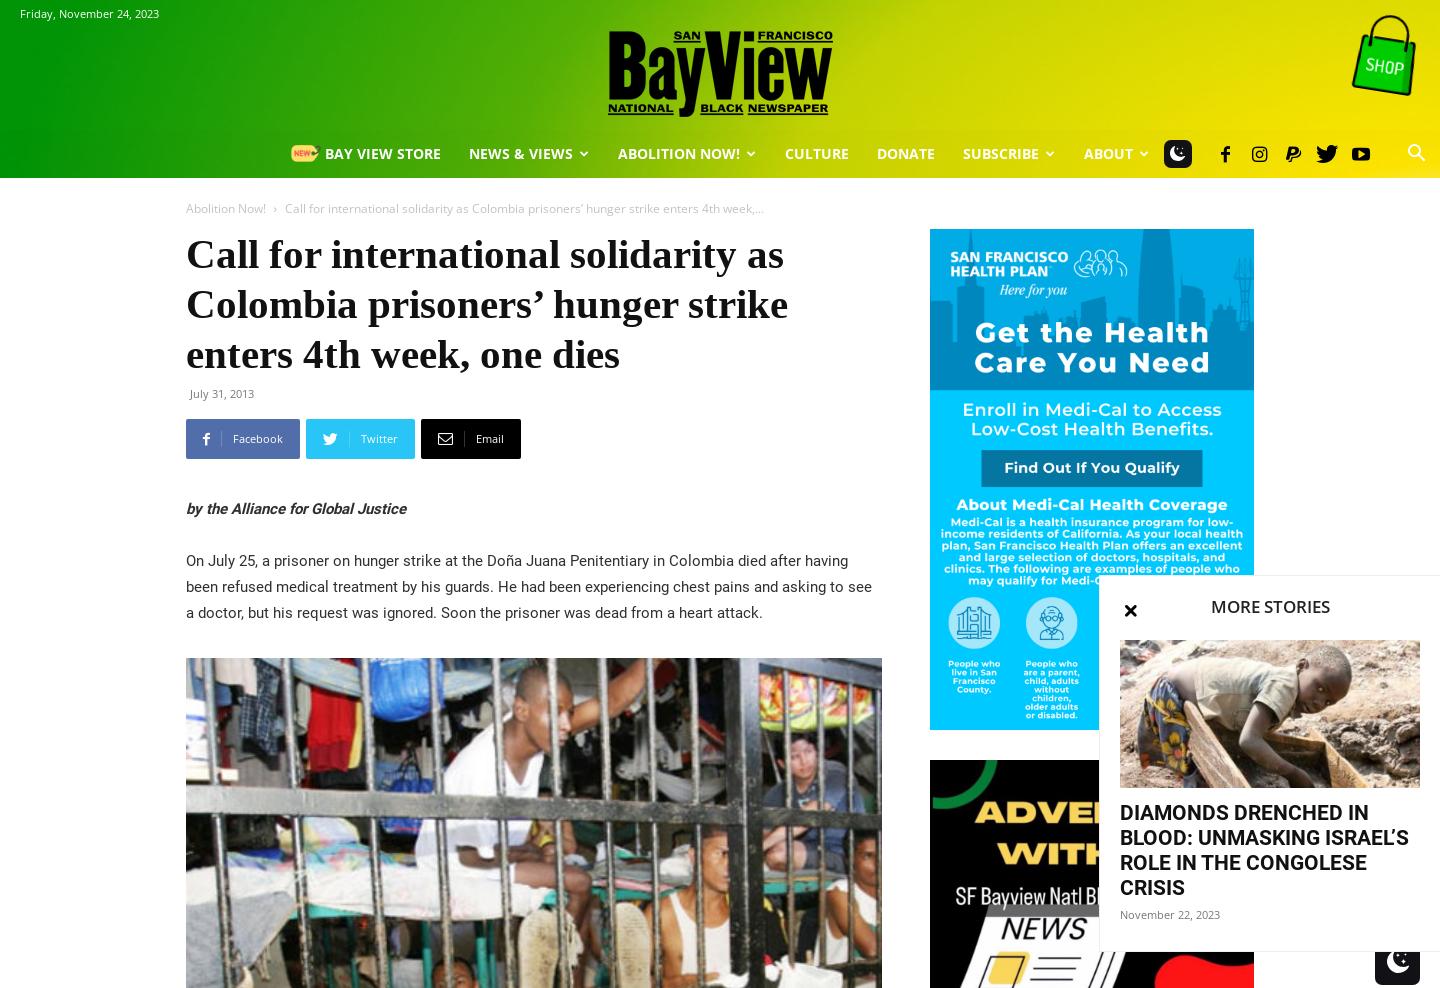 Image resolution: width=1440 pixels, height=988 pixels. What do you see at coordinates (360, 438) in the screenshot?
I see `'Twitter'` at bounding box center [360, 438].